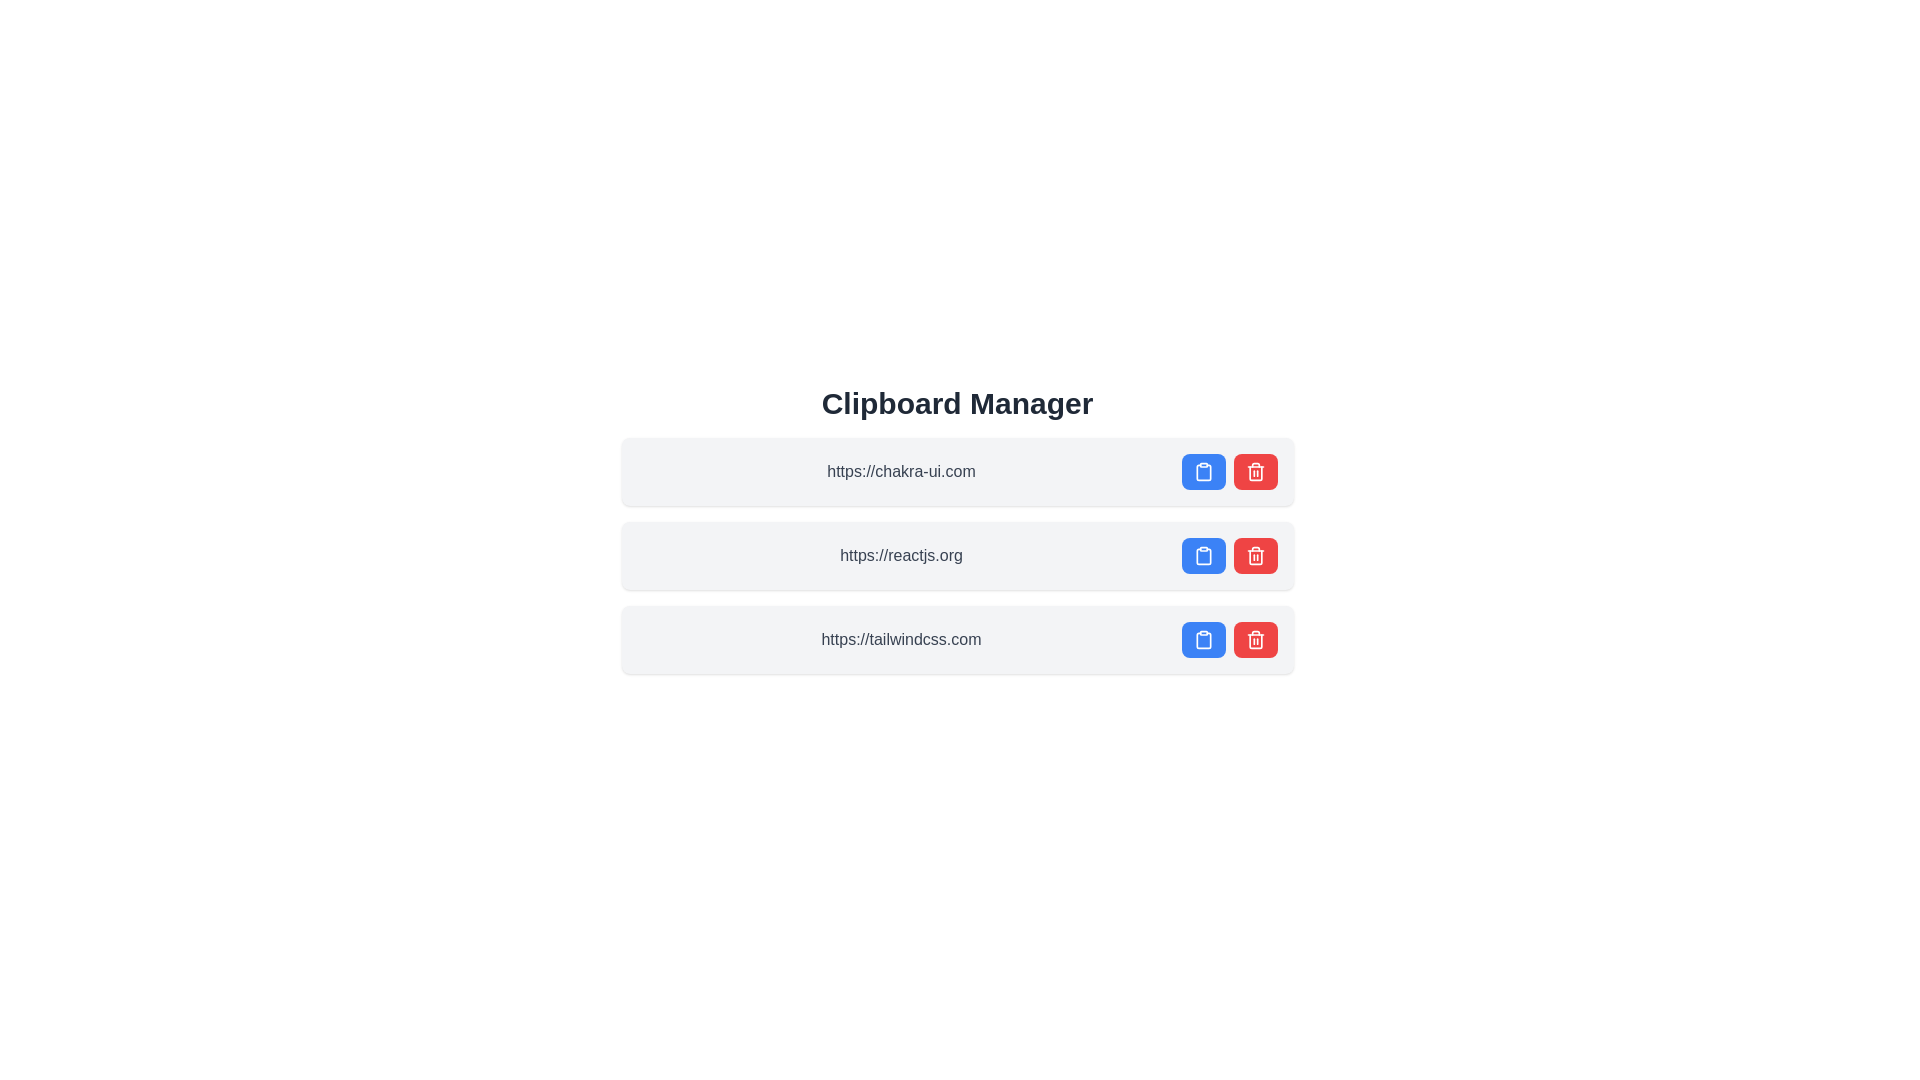 The width and height of the screenshot is (1920, 1080). I want to click on the red button with a trash can icon, so click(1254, 555).